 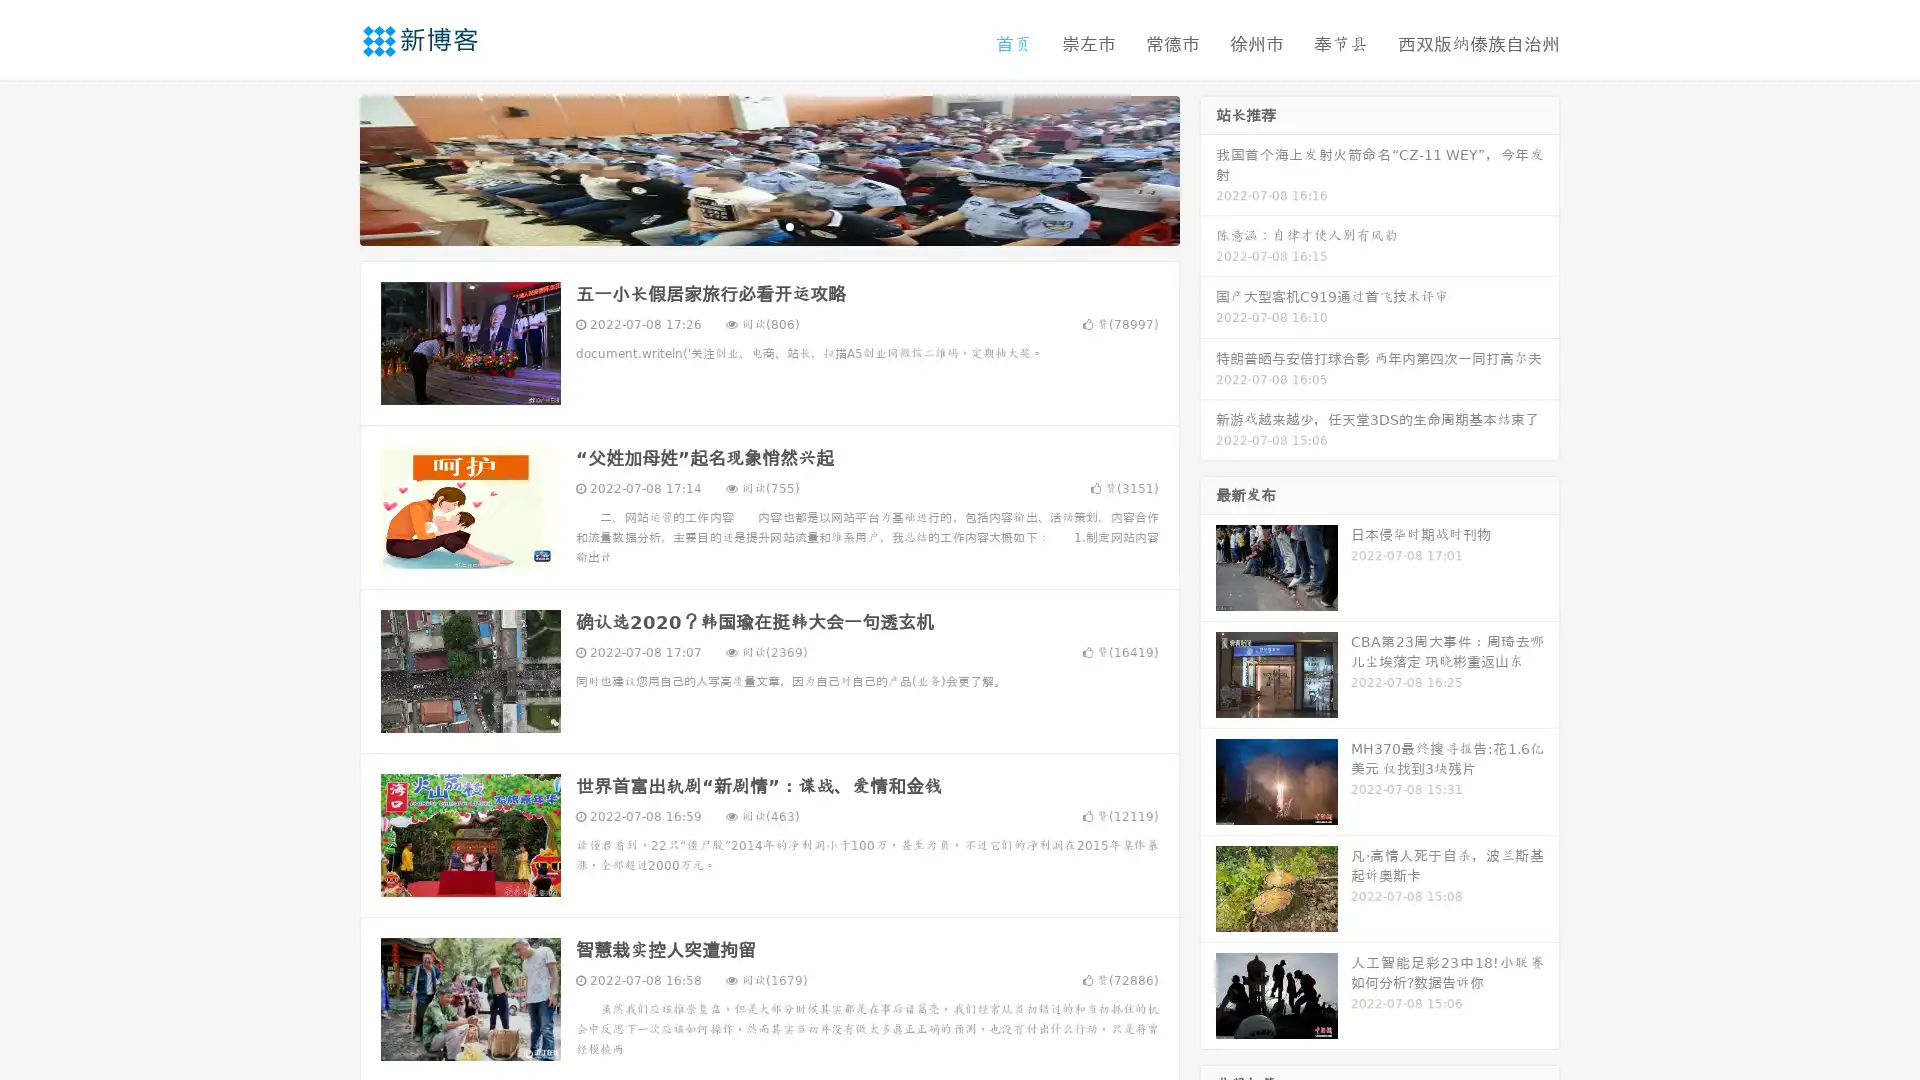 I want to click on Previous slide, so click(x=330, y=168).